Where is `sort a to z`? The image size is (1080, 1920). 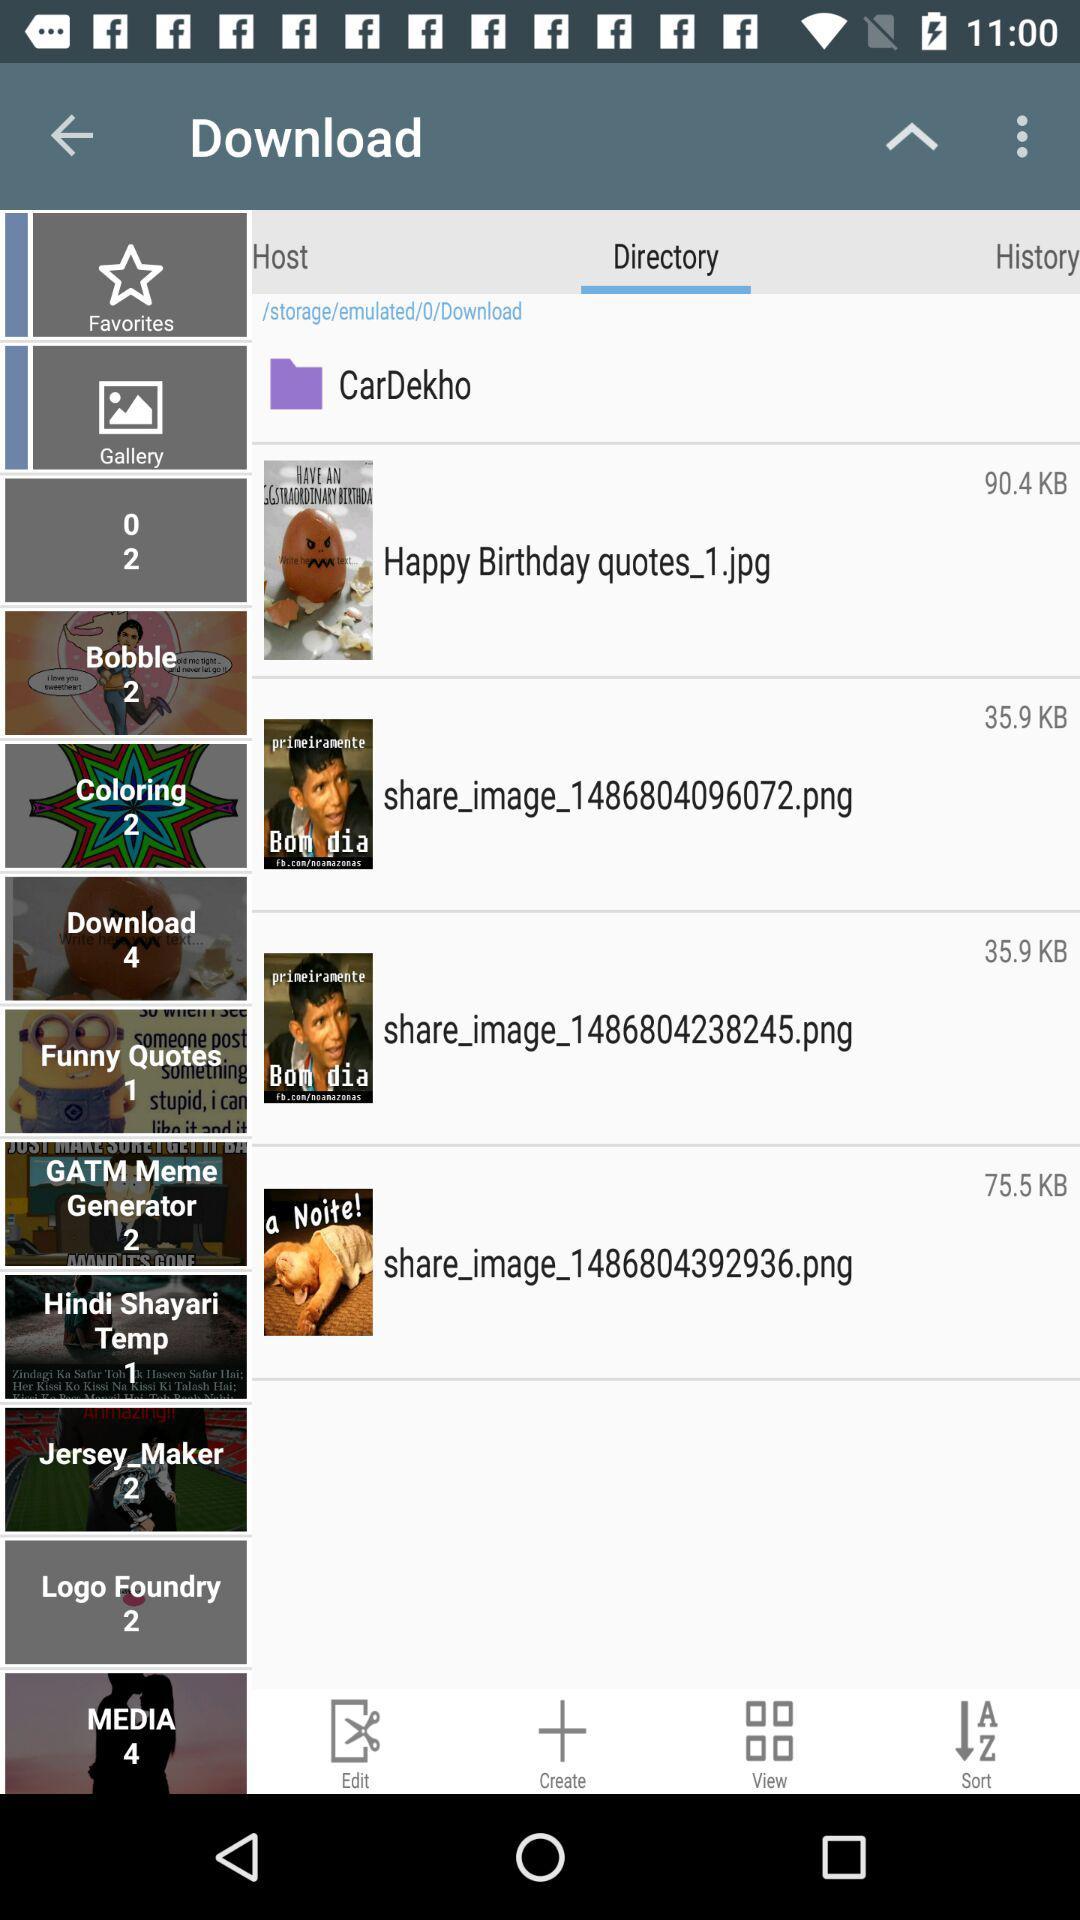
sort a to z is located at coordinates (975, 1740).